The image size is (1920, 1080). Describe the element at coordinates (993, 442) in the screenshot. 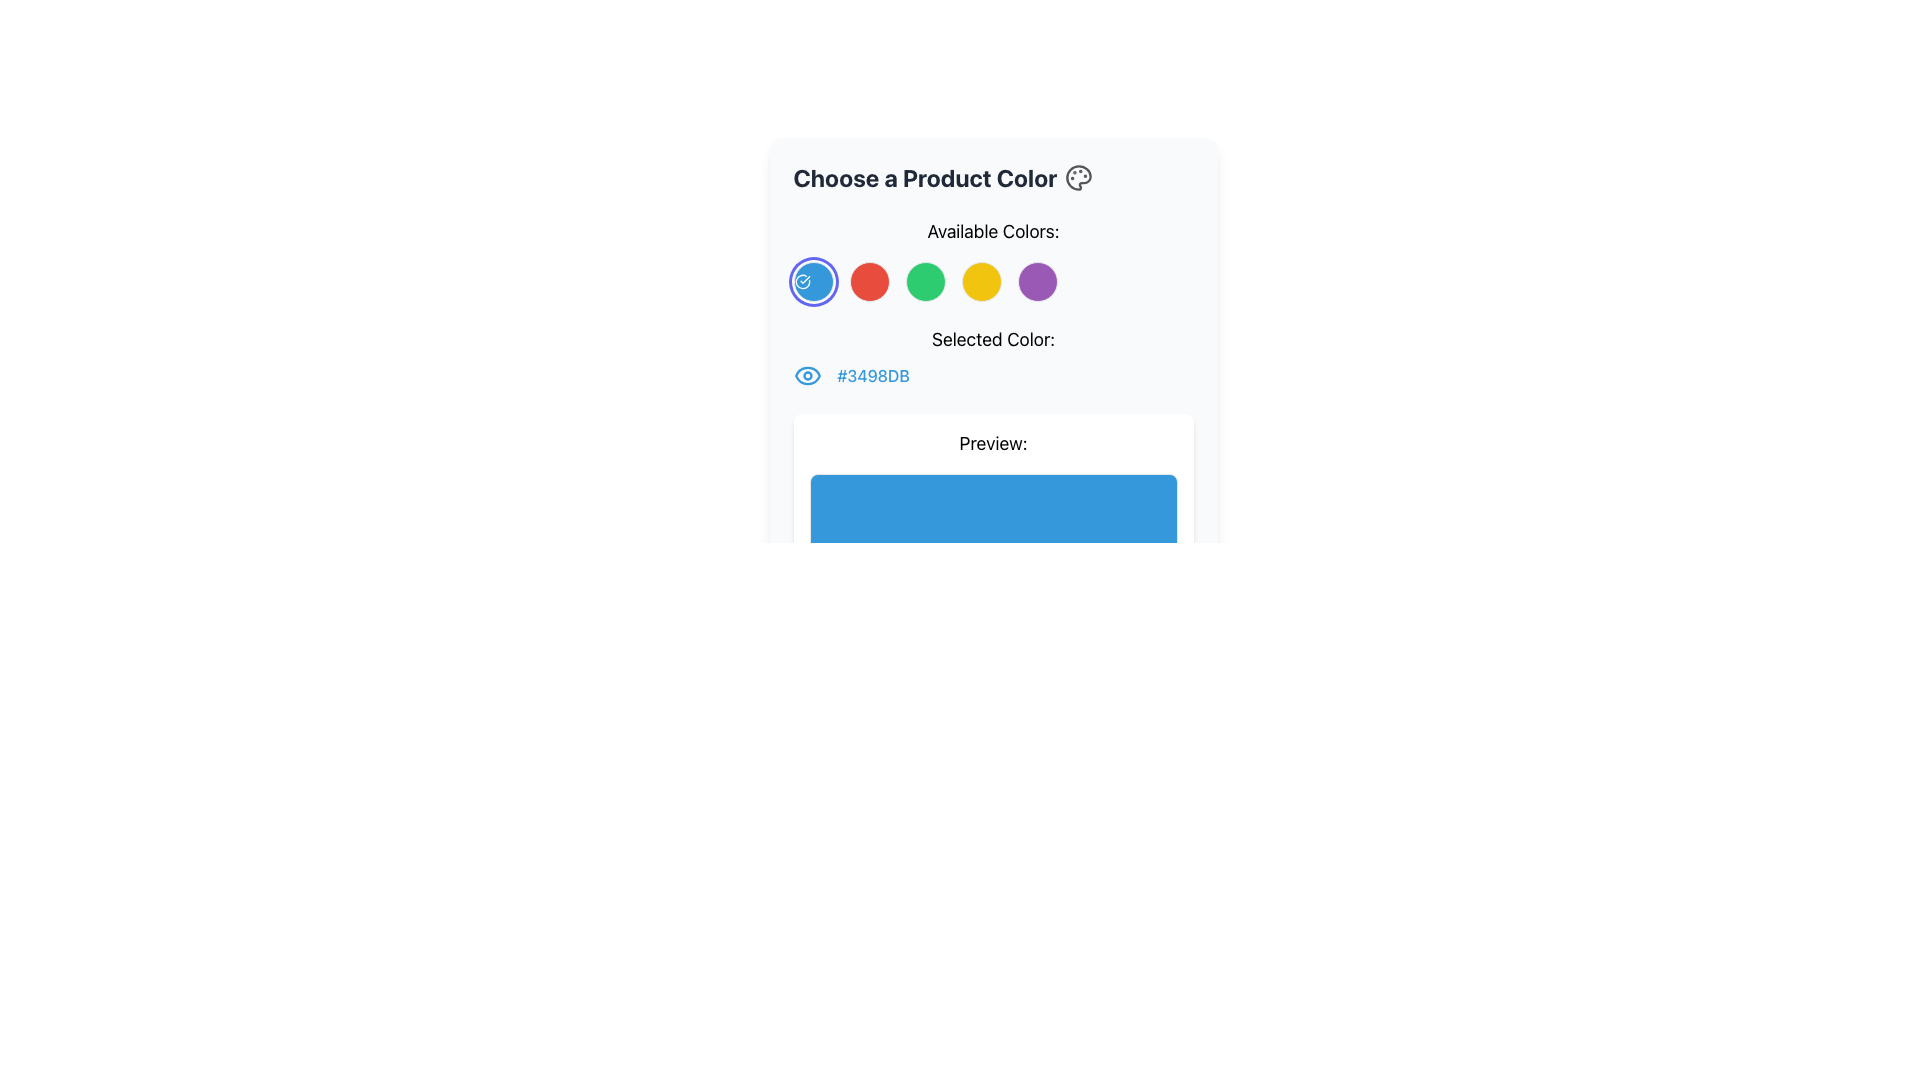

I see `the static text label that indicates the section showing a preview of the selected product color or design, which is positioned above the blue 'Live Preview' section` at that location.